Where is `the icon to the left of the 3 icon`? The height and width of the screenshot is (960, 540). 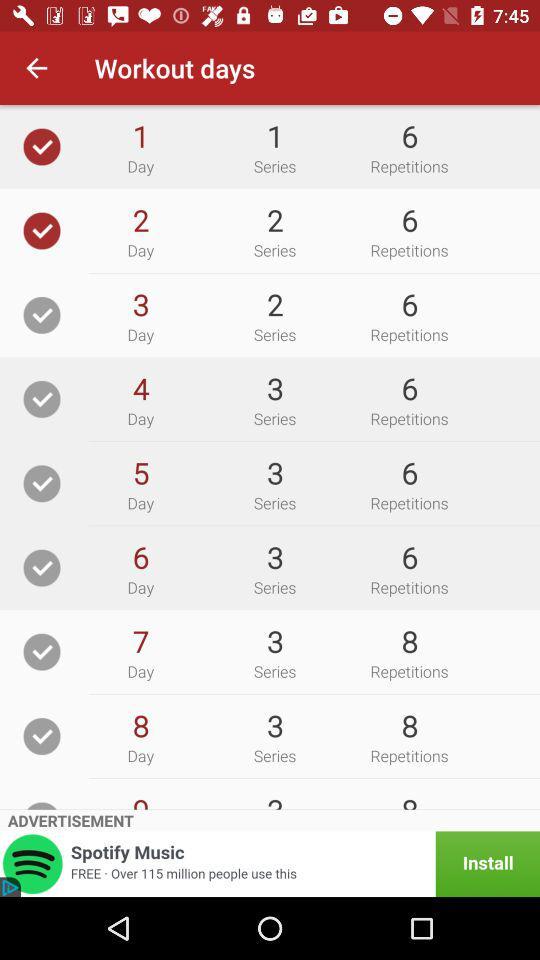
the icon to the left of the 3 icon is located at coordinates (139, 800).